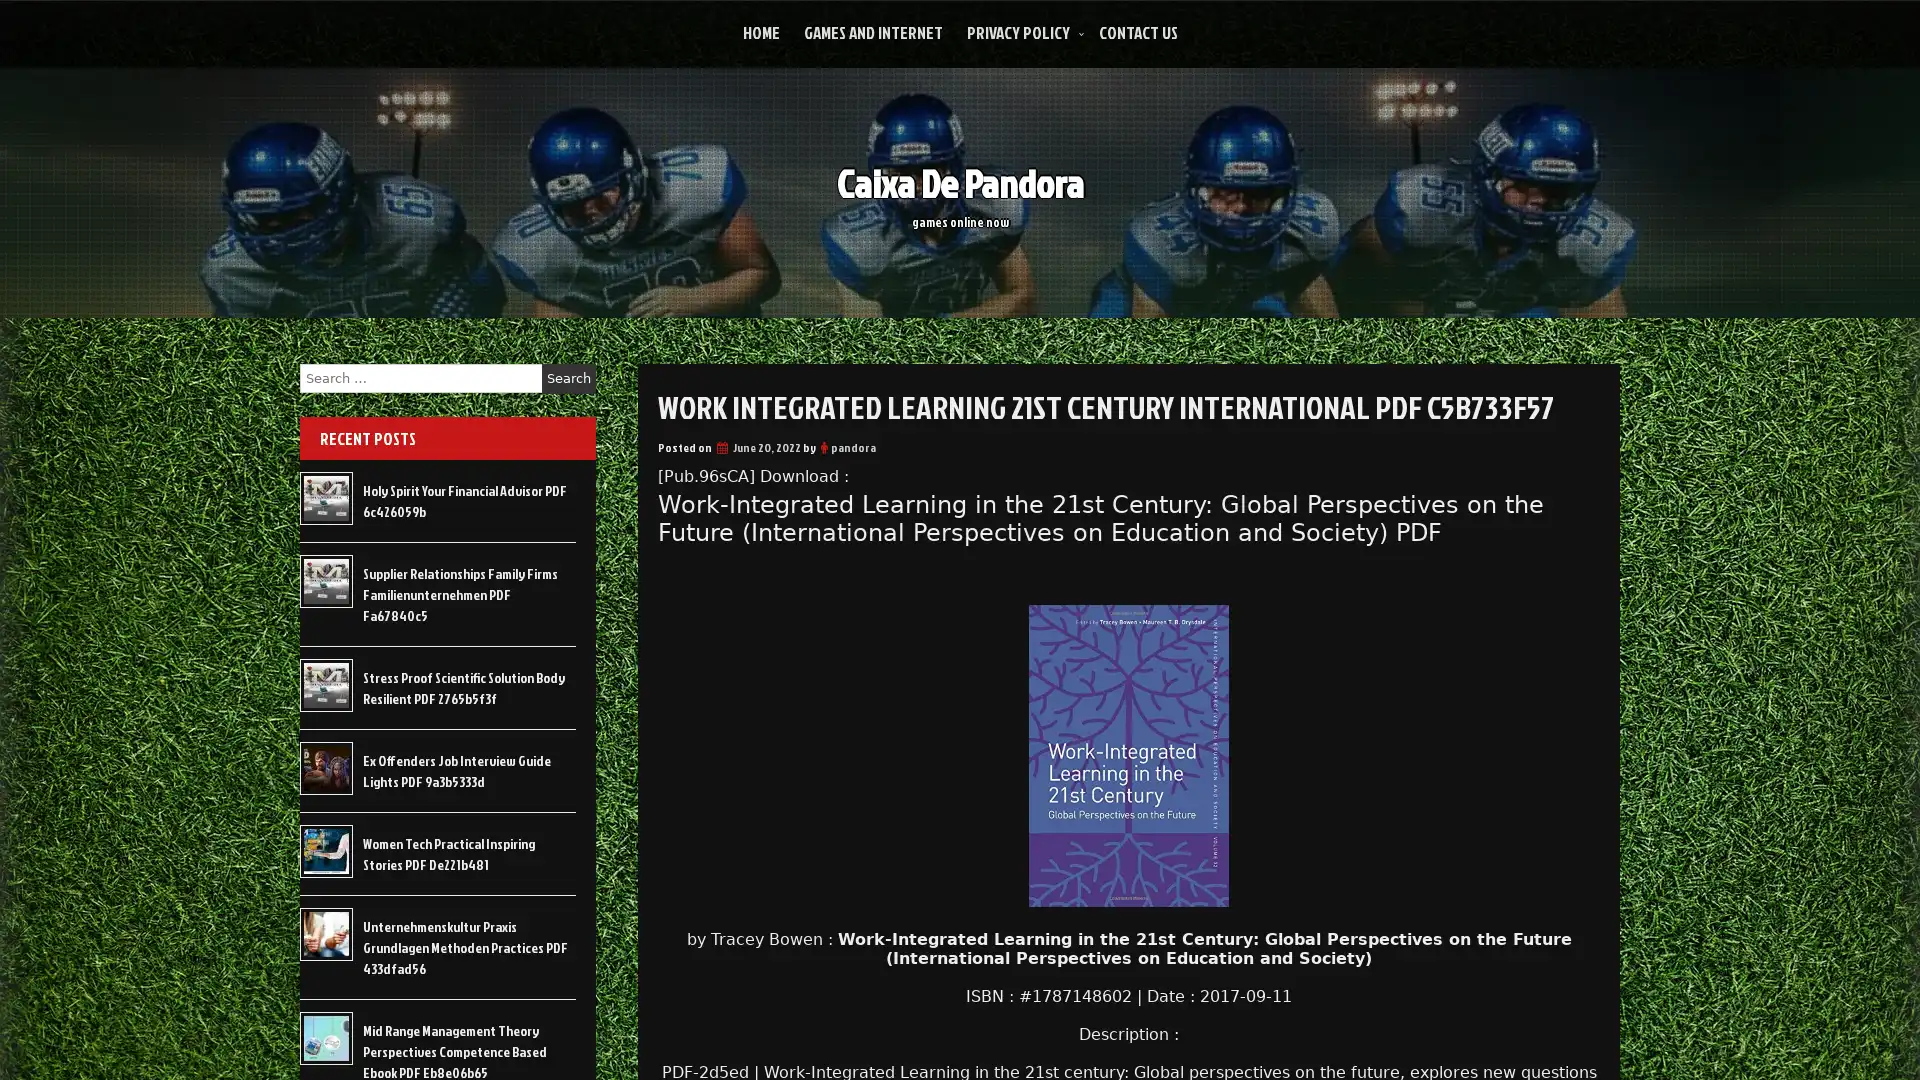  I want to click on Search, so click(568, 378).